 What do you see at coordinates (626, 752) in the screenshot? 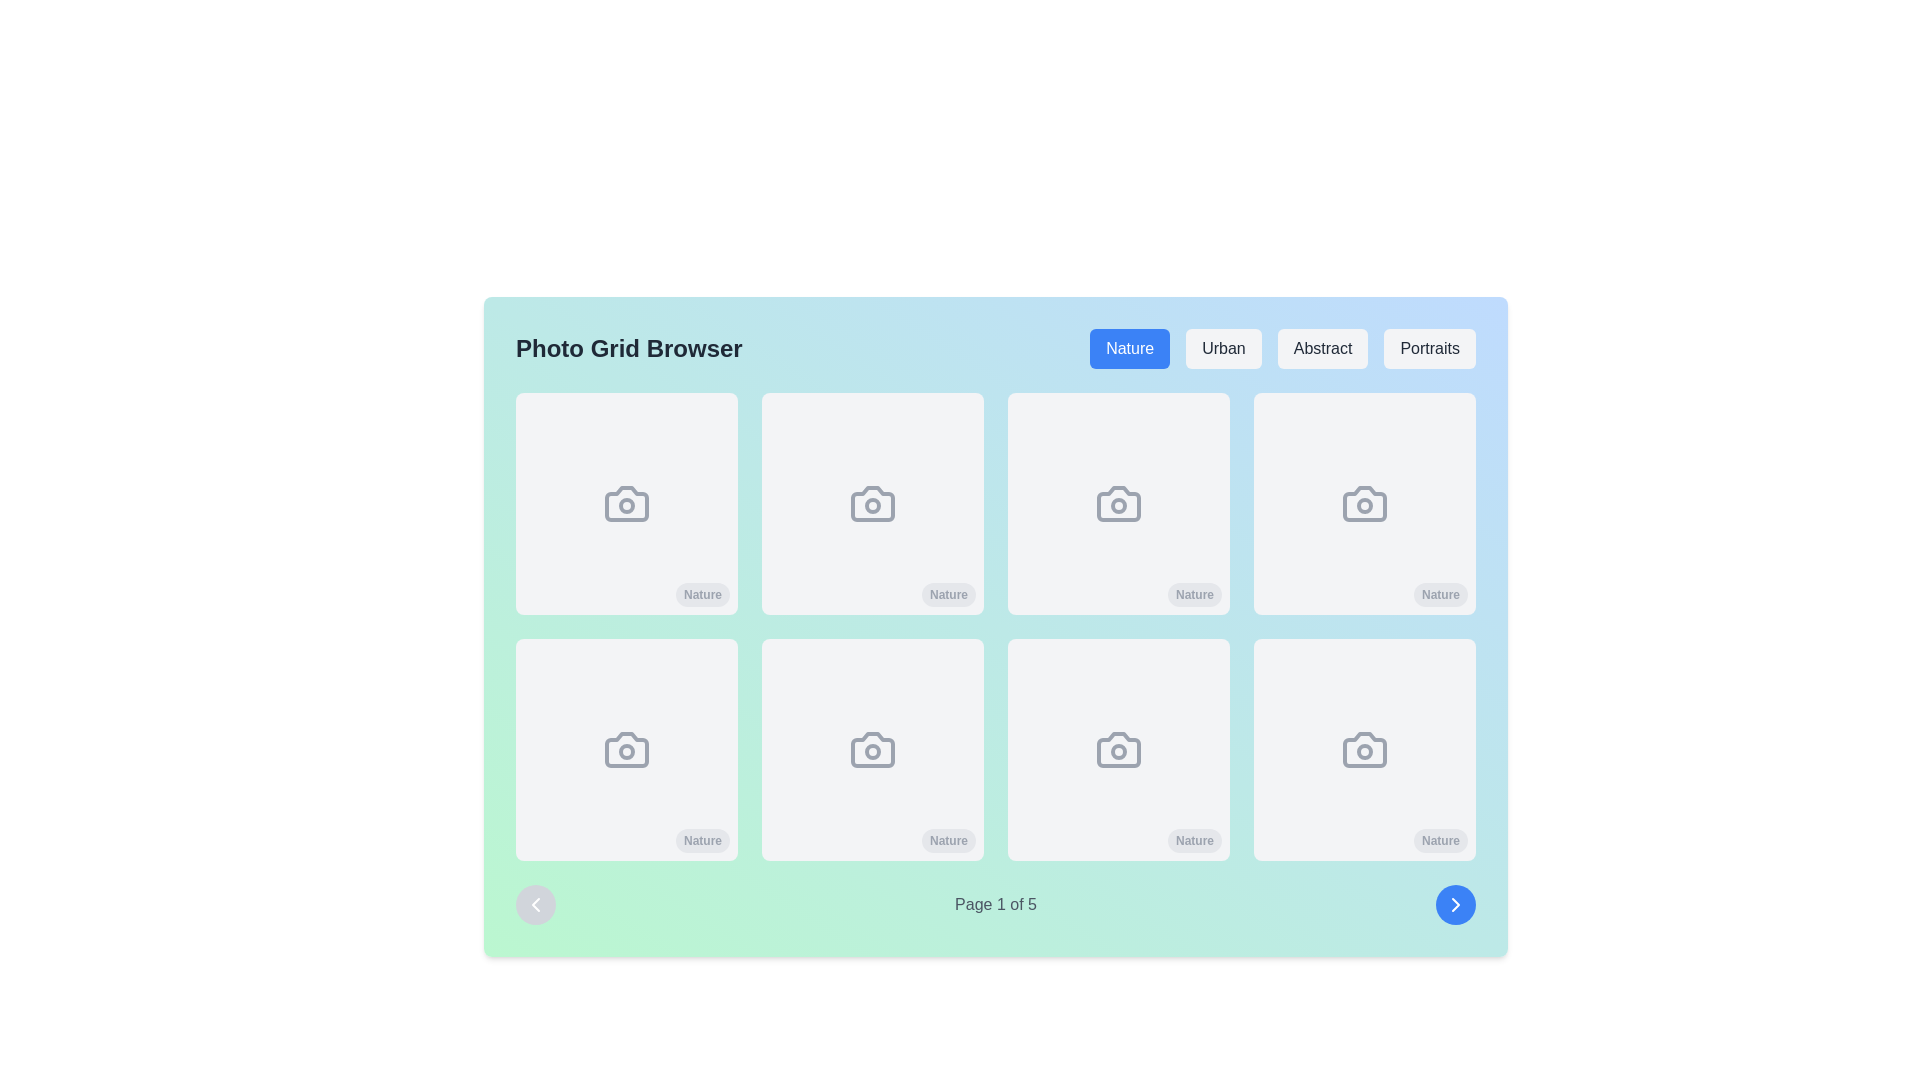
I see `the SVG Circle that represents the lens detail of the camera icon positioned in the center of the lower-left image within the third row of the grid` at bounding box center [626, 752].